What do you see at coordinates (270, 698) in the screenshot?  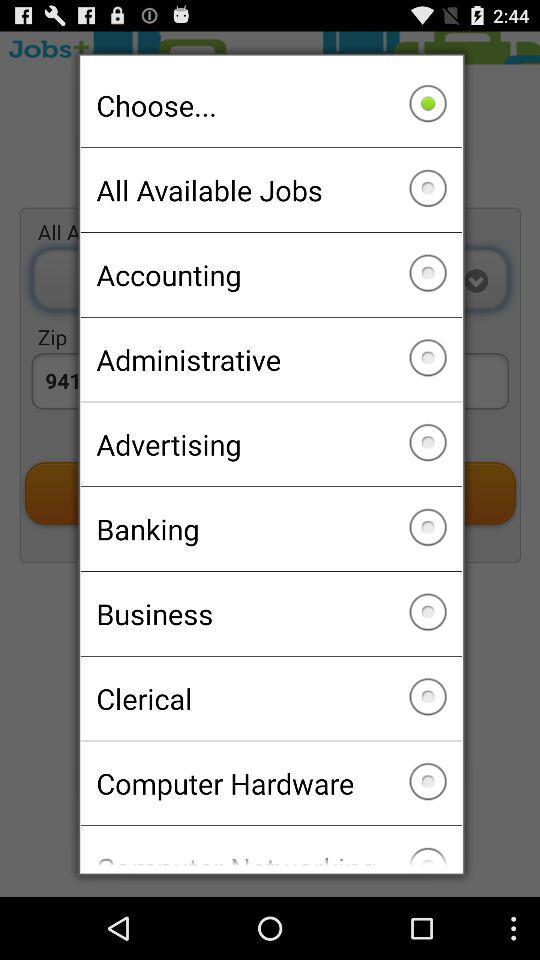 I see `the item below business` at bounding box center [270, 698].